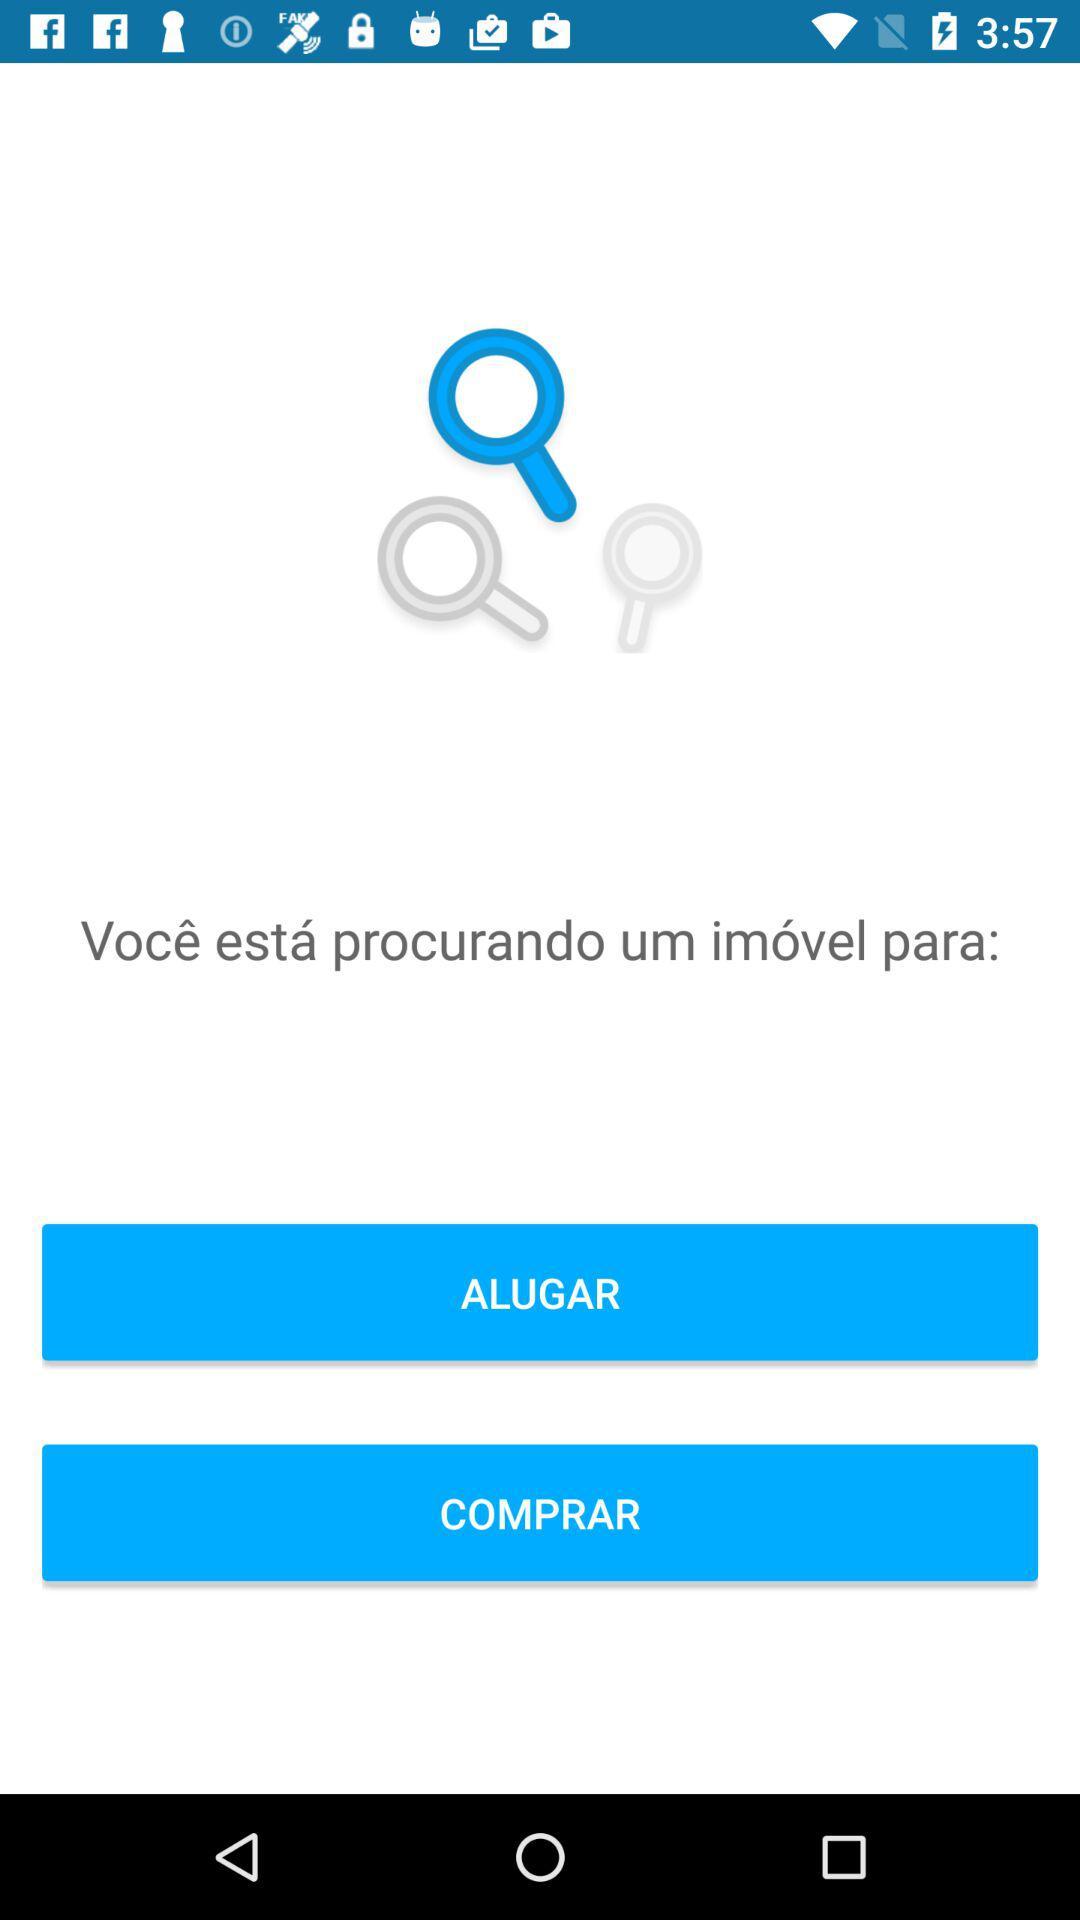 This screenshot has height=1920, width=1080. I want to click on the comprar icon, so click(540, 1512).